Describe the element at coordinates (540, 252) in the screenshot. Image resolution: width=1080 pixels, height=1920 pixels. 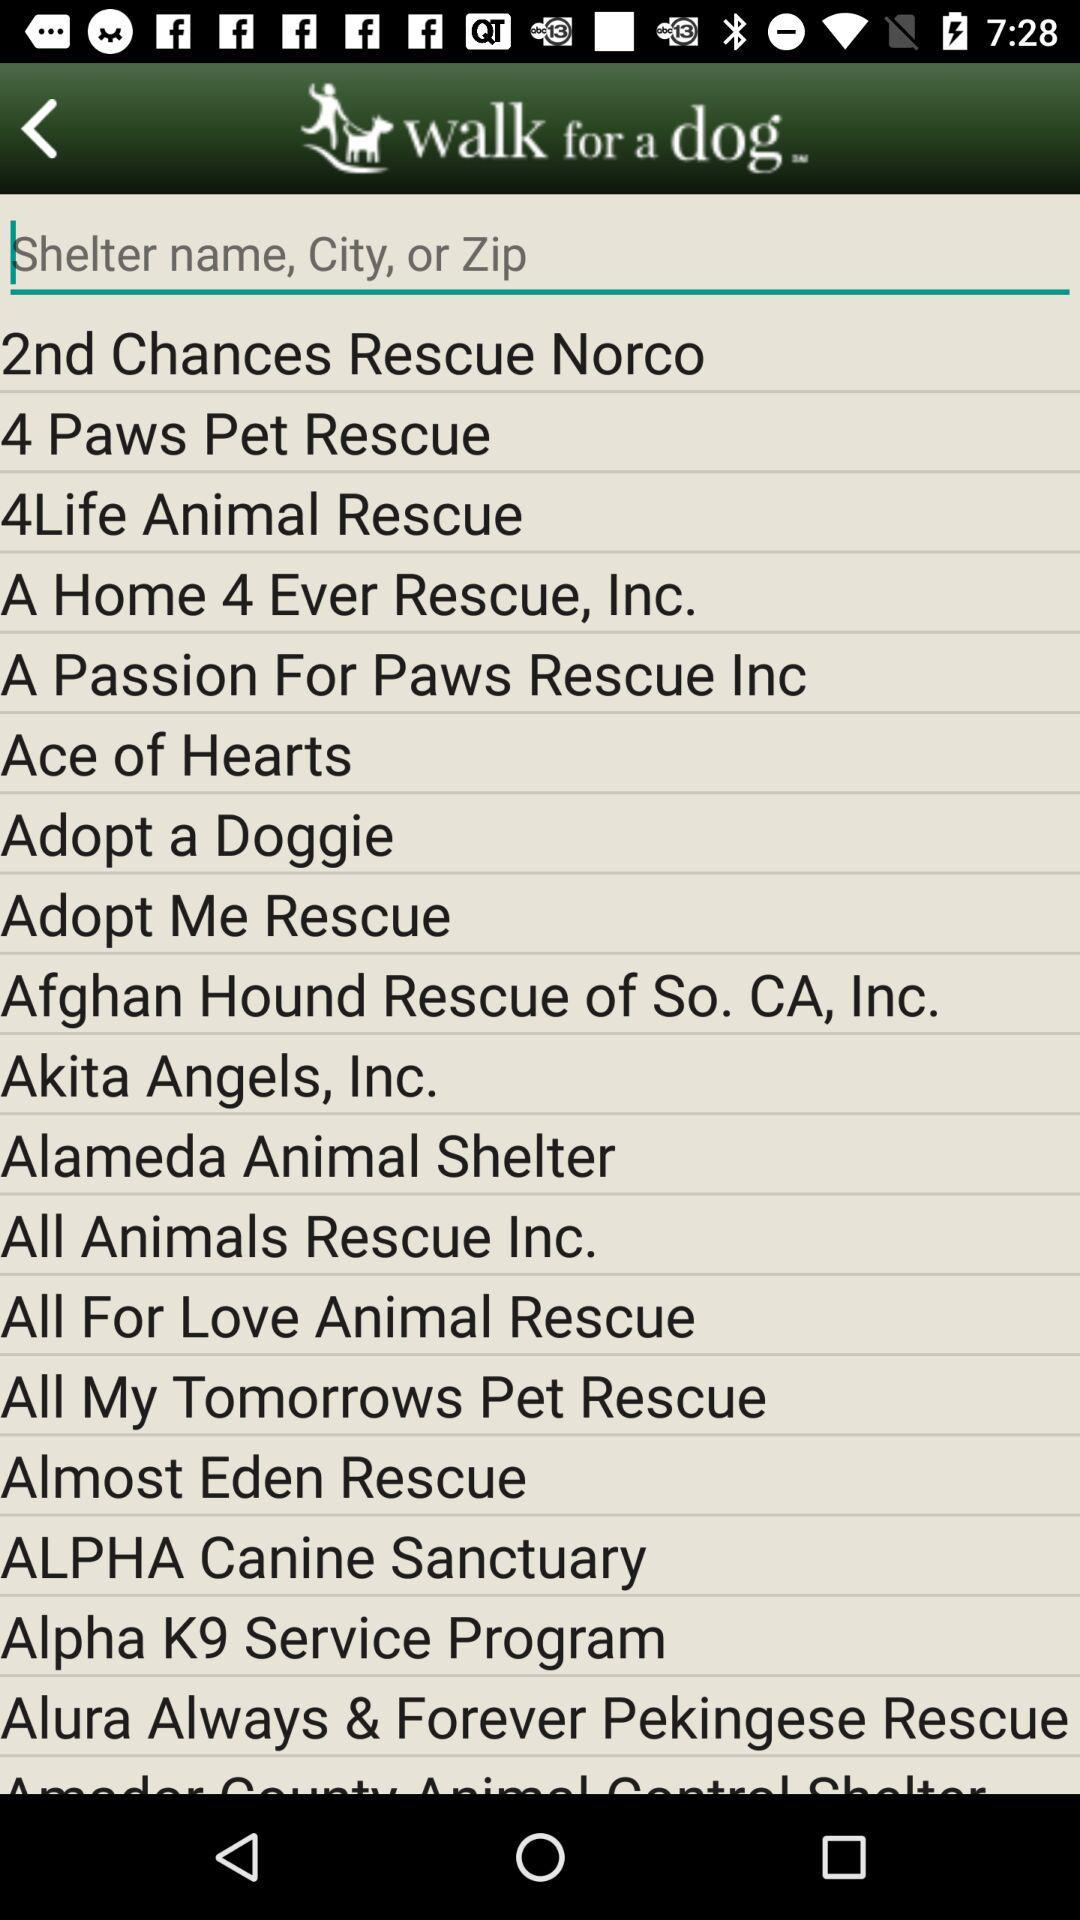
I see `search criteria` at that location.